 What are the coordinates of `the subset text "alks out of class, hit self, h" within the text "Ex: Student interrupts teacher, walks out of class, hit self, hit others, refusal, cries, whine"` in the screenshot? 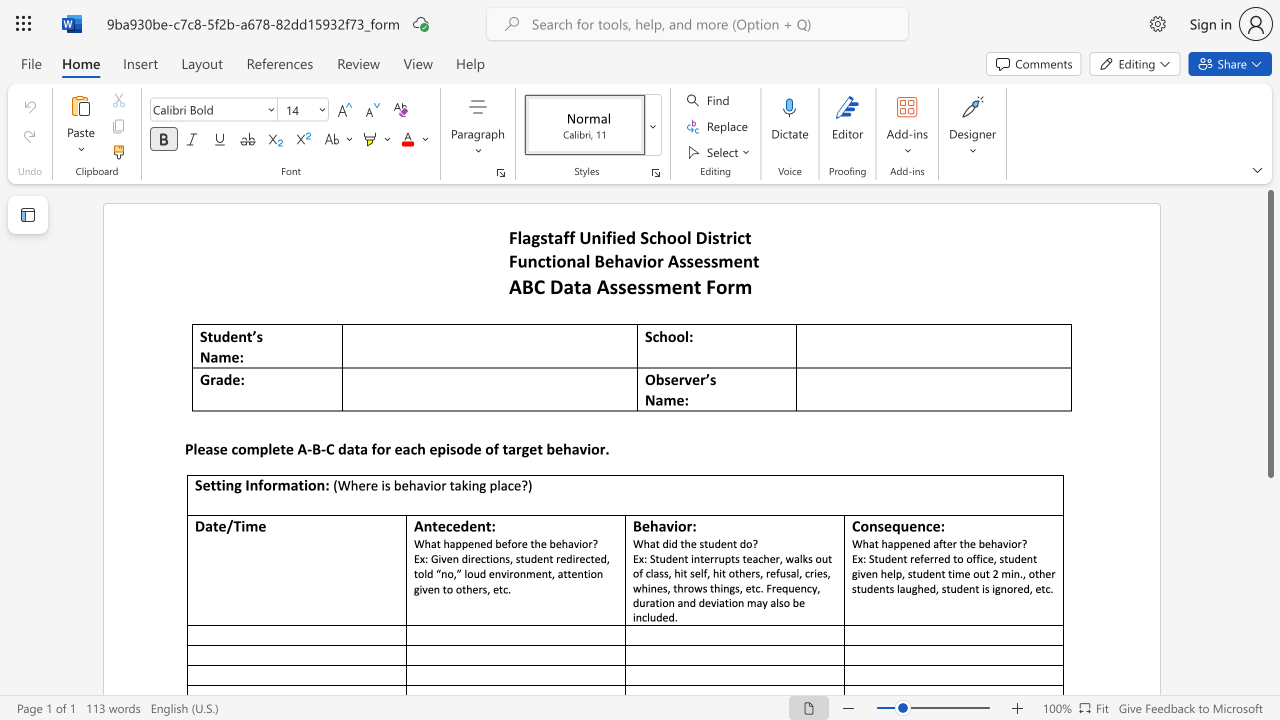 It's located at (793, 558).